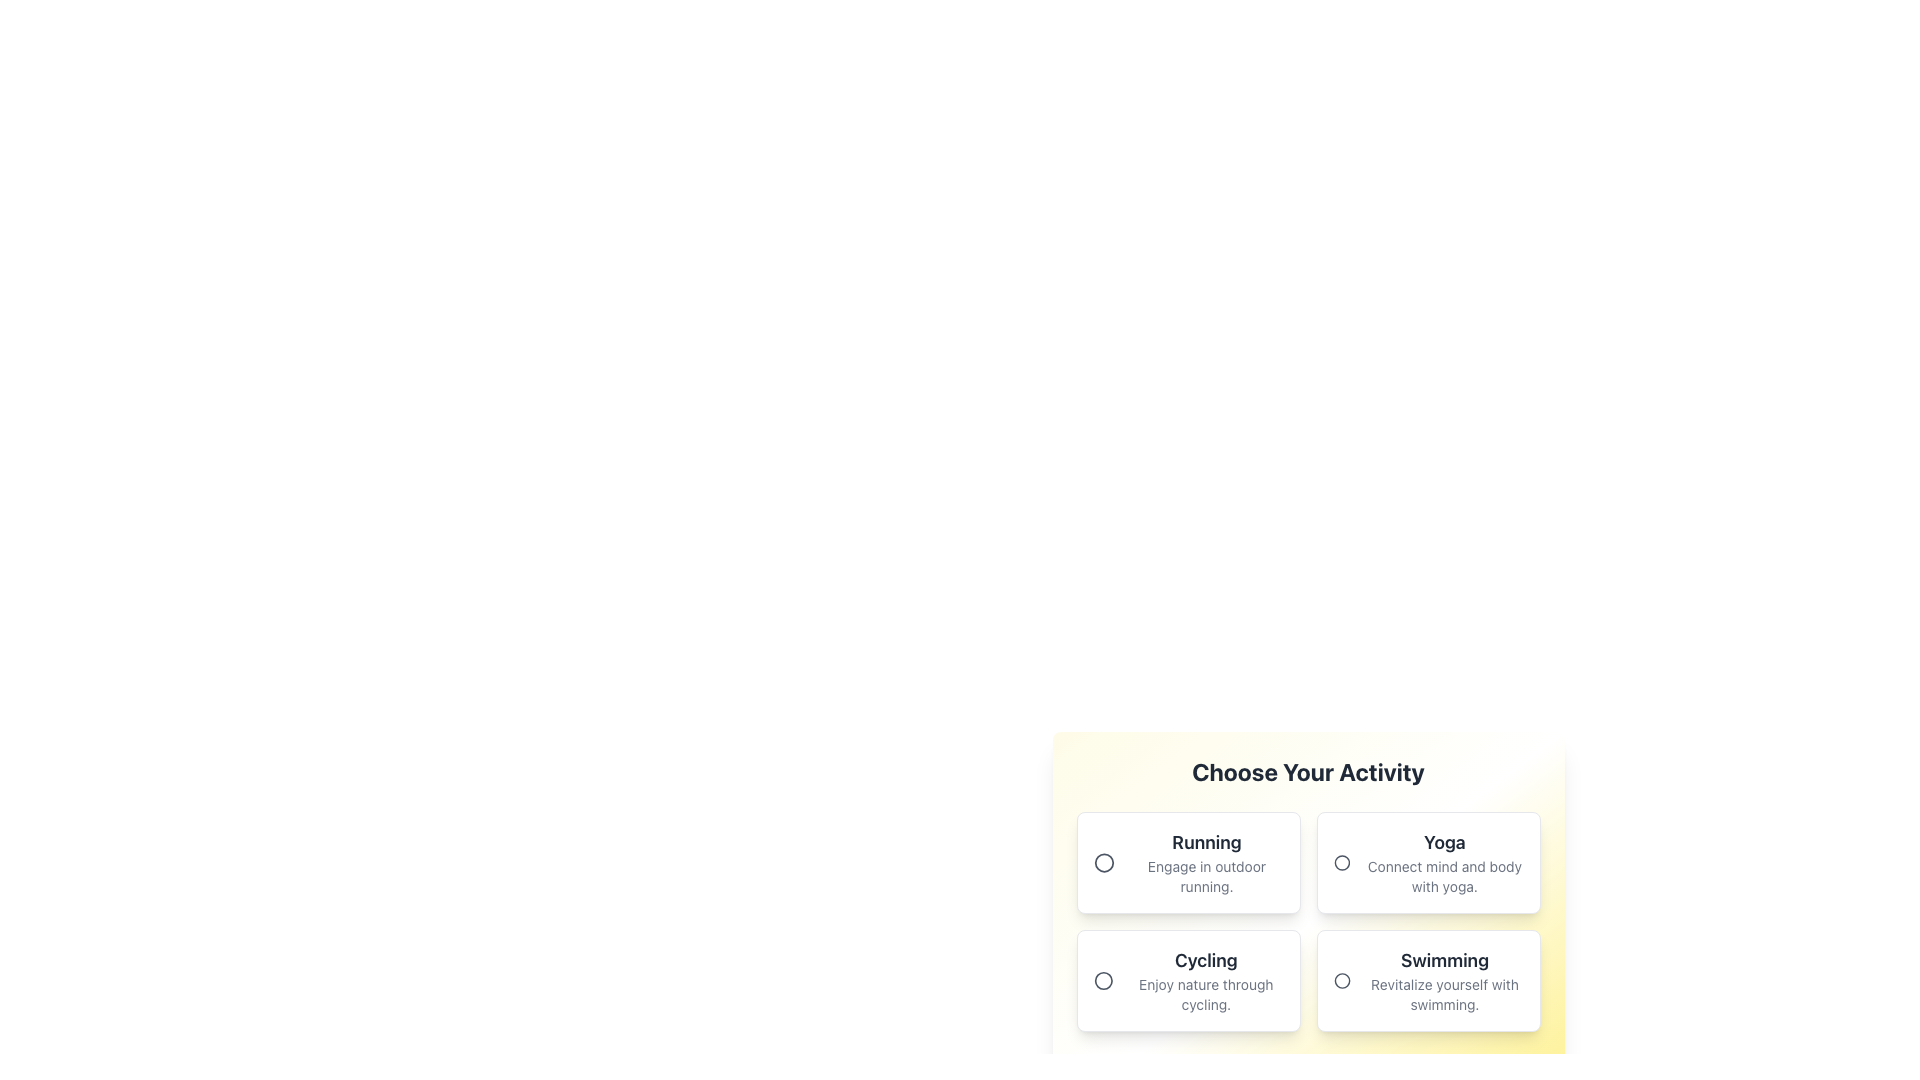 The height and width of the screenshot is (1080, 1920). I want to click on the circular gray icon representing Yoga, so click(1341, 862).